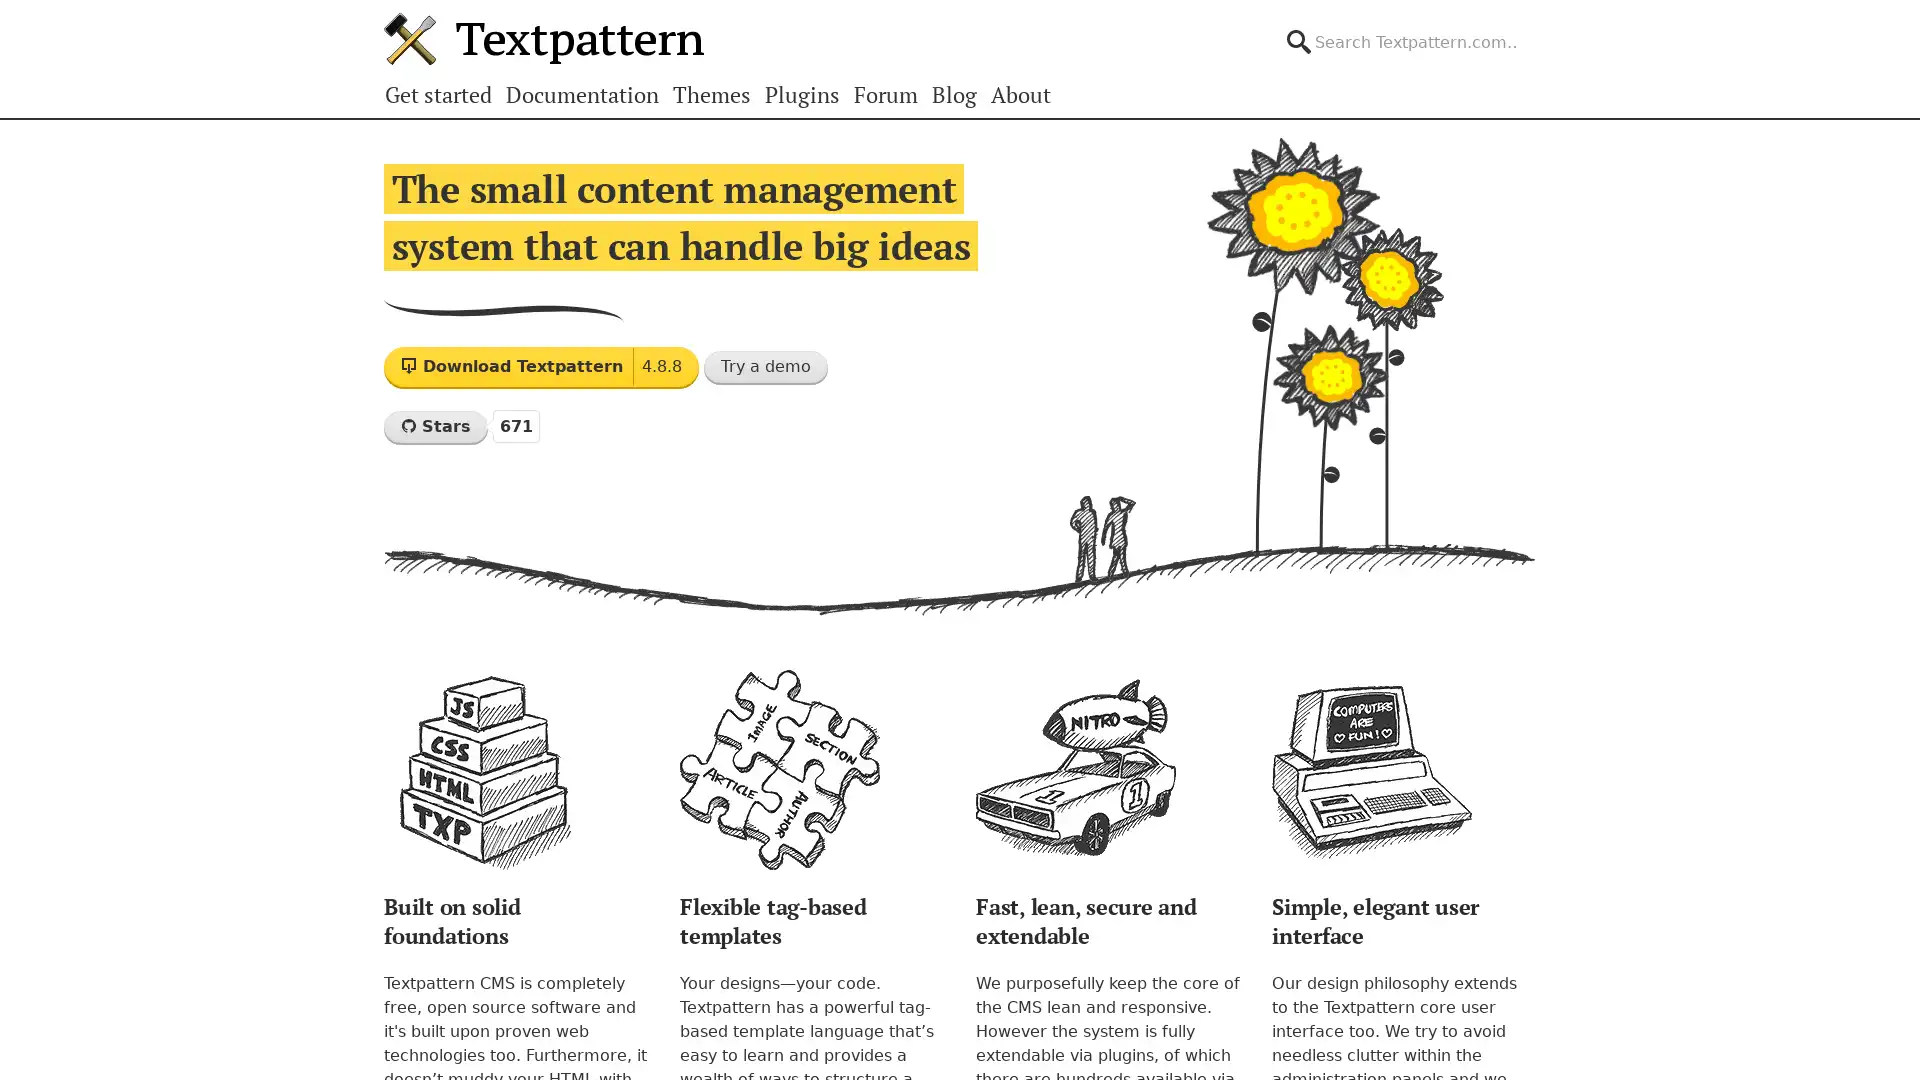 The height and width of the screenshot is (1080, 1920). I want to click on Submit Search, so click(1534, 24).